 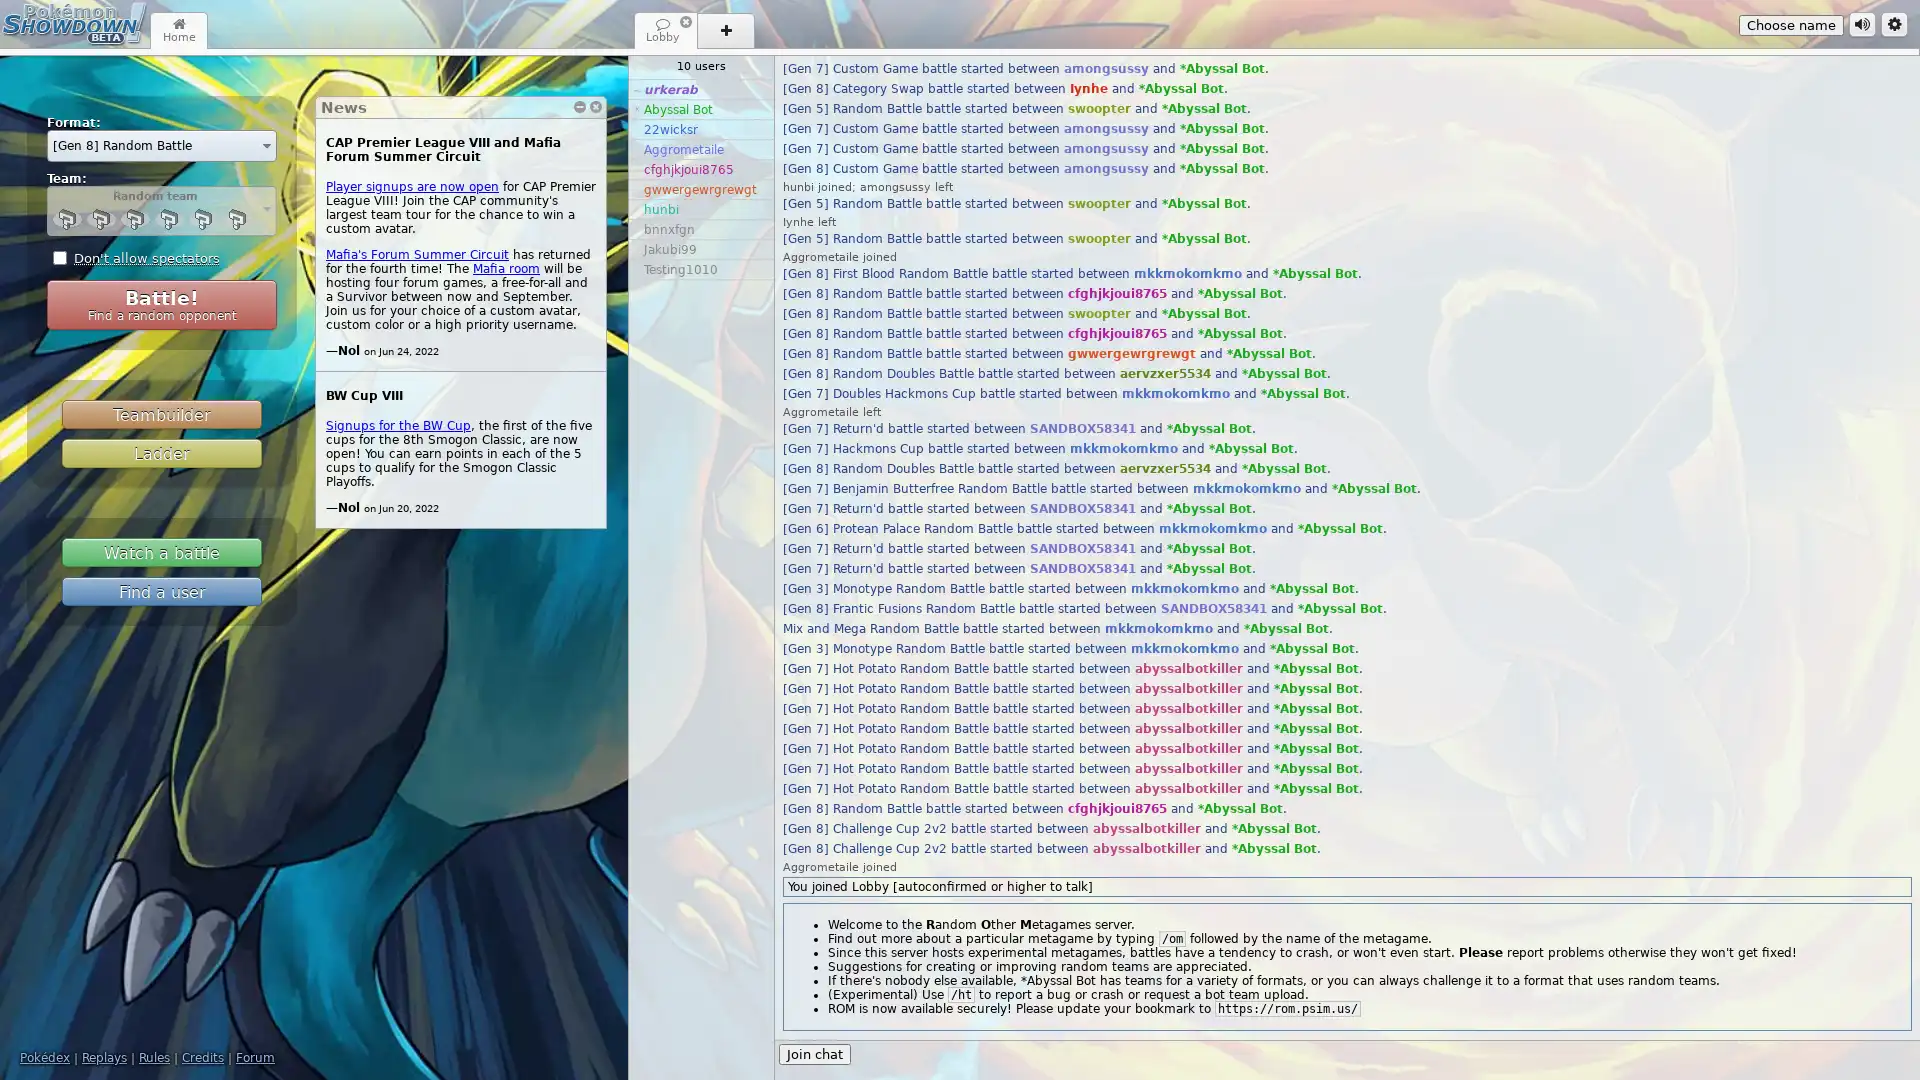 What do you see at coordinates (1893, 24) in the screenshot?
I see `Options` at bounding box center [1893, 24].